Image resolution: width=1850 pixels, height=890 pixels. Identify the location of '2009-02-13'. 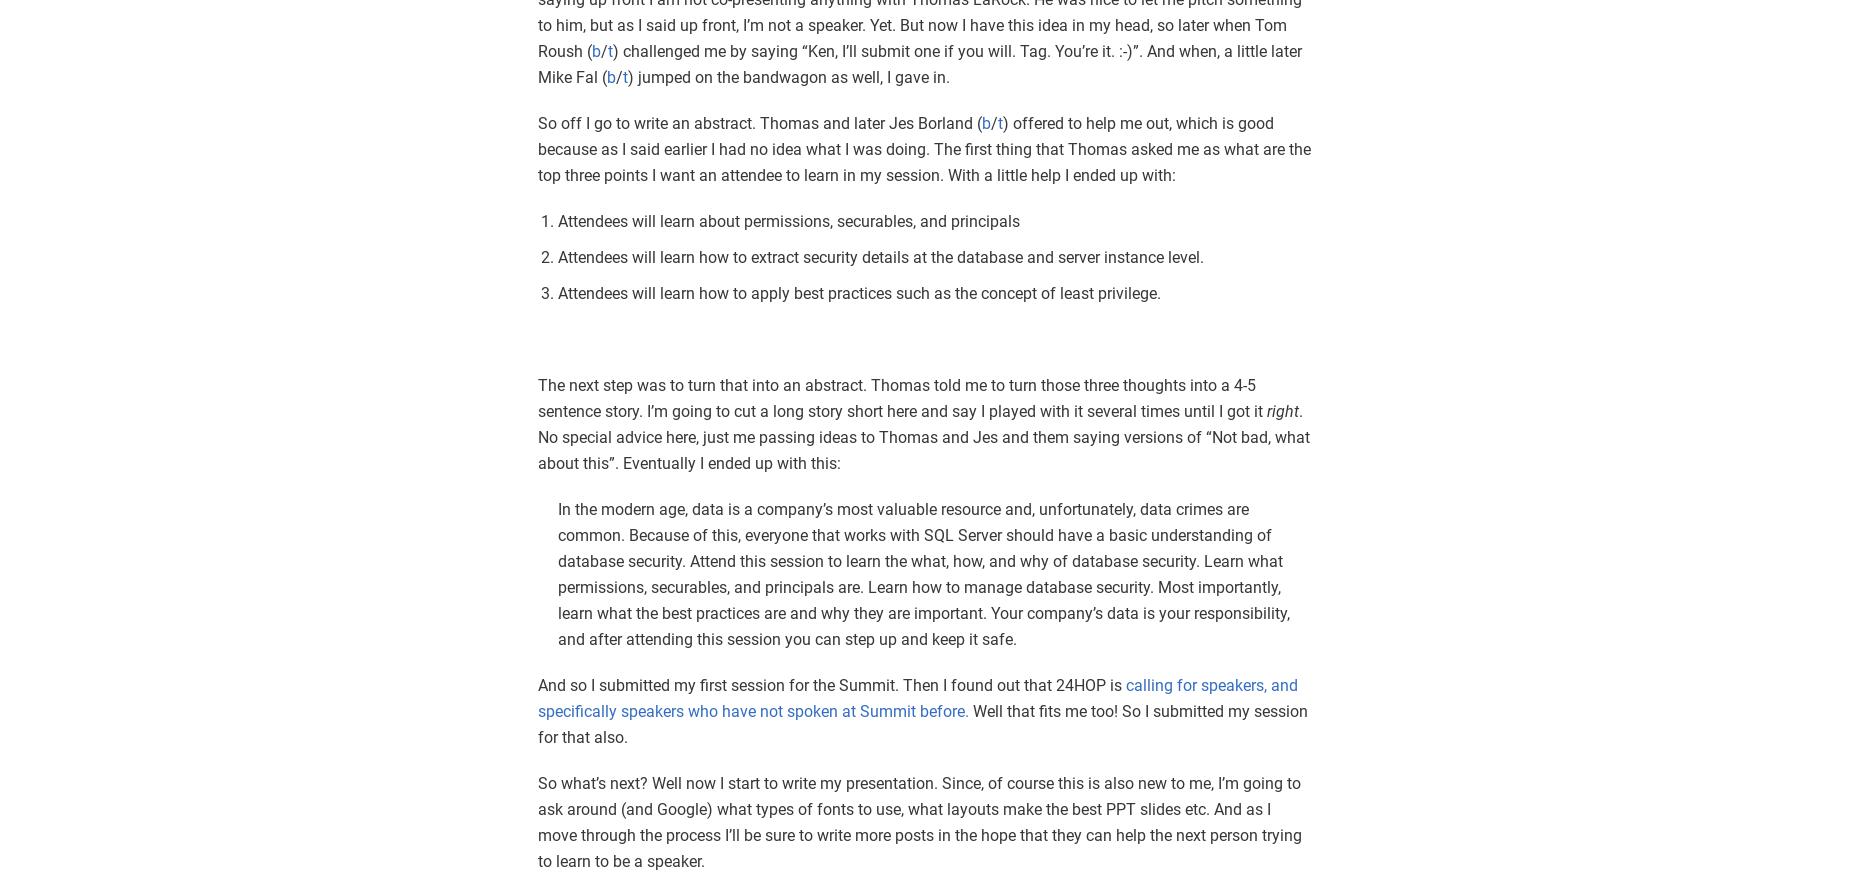
(1385, 716).